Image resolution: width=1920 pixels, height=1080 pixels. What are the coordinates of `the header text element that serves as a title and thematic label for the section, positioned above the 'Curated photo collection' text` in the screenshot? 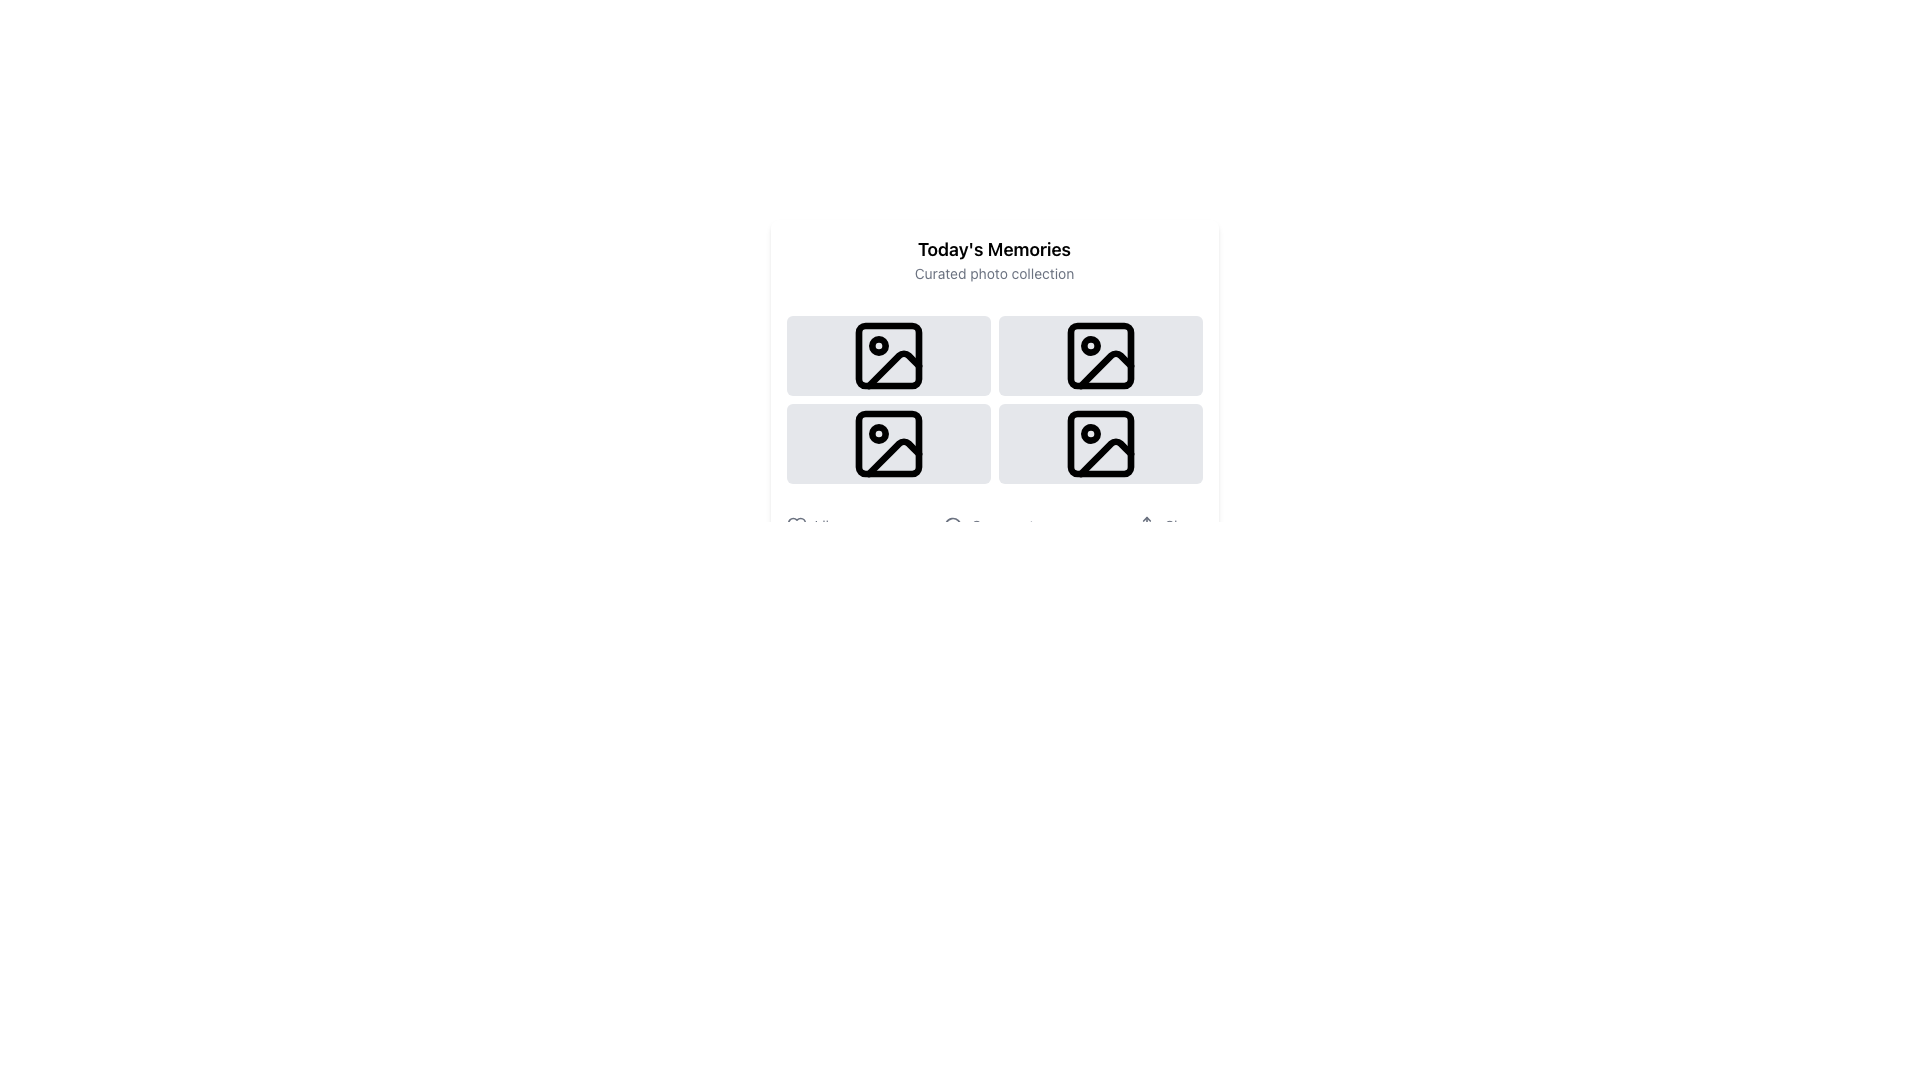 It's located at (994, 249).